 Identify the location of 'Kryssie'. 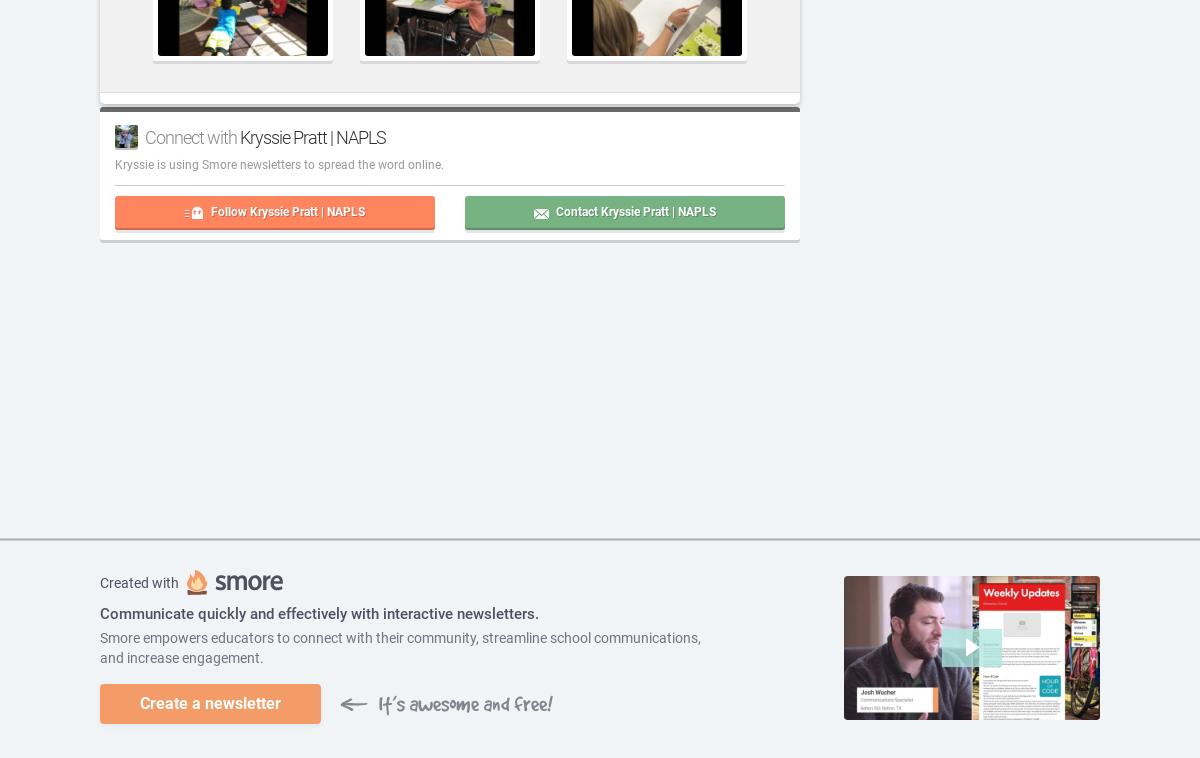
(114, 164).